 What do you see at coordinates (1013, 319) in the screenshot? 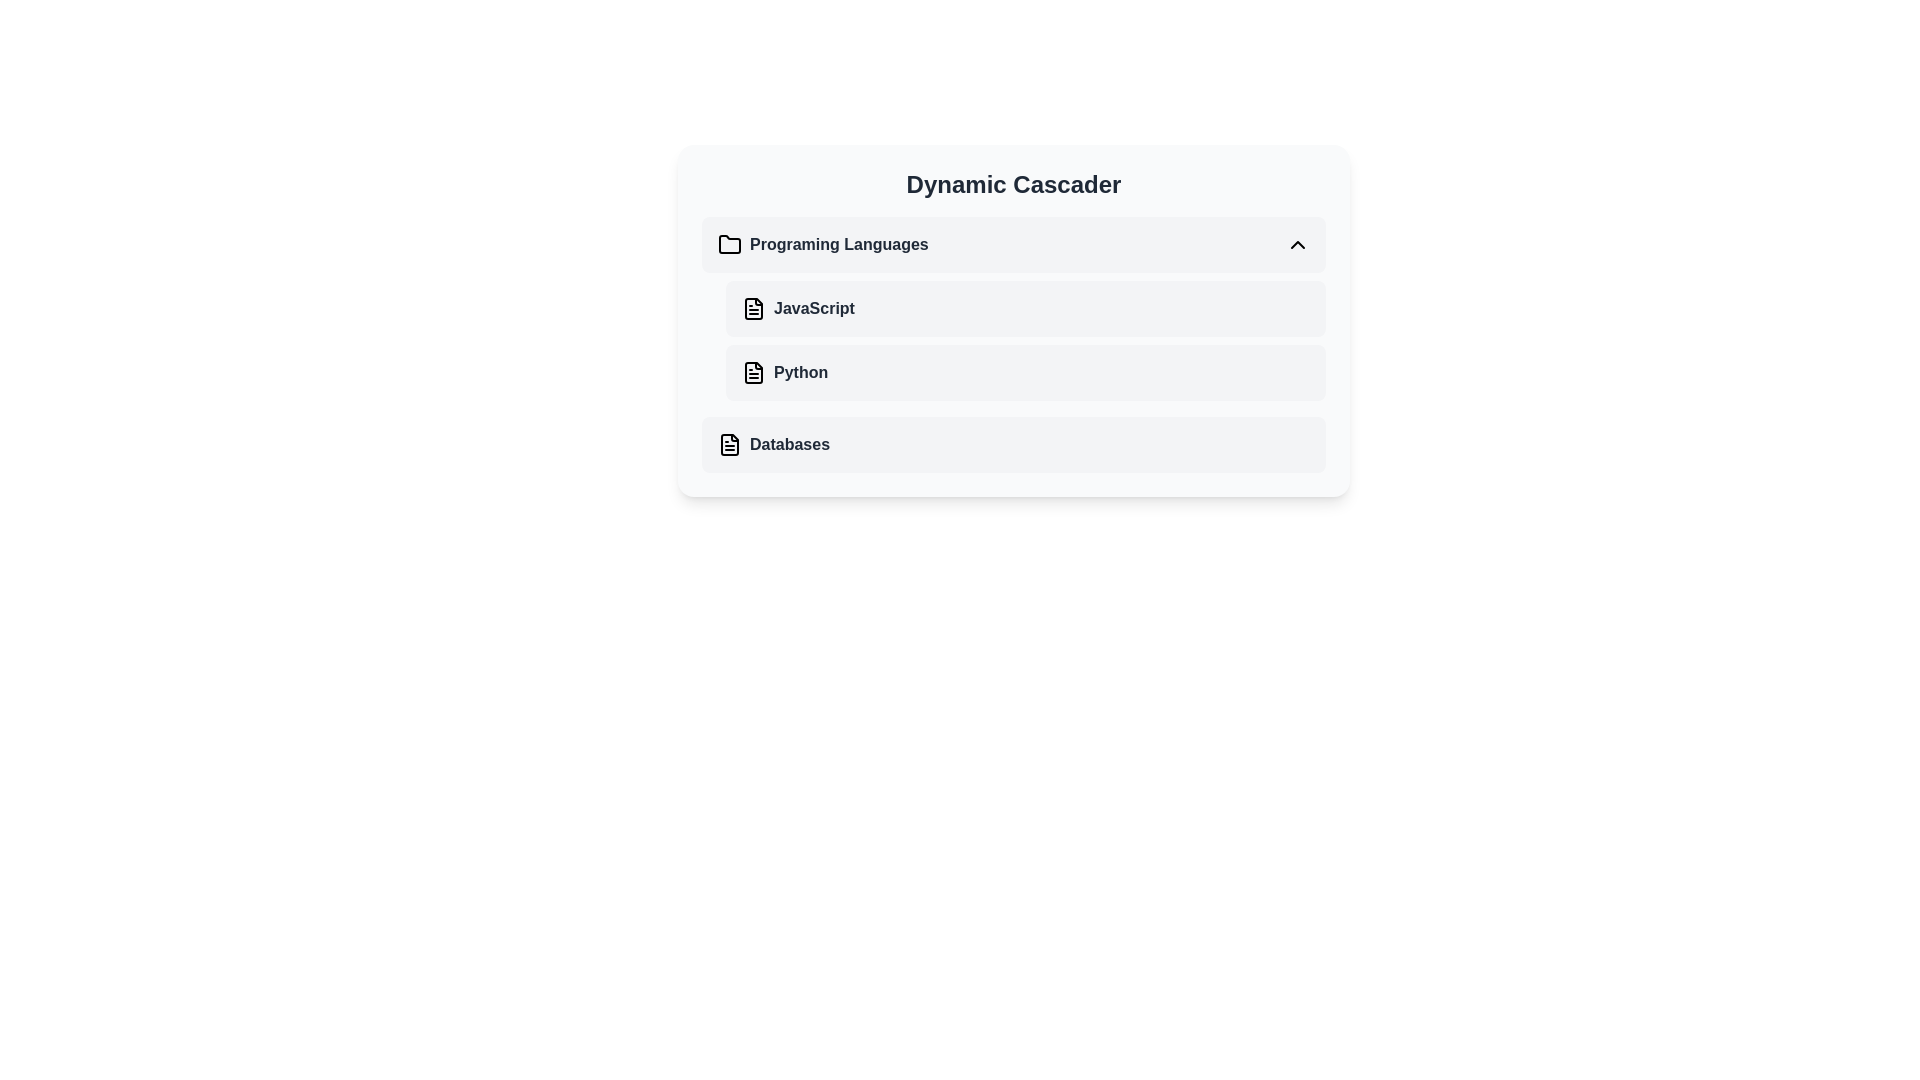
I see `the option 'JavaScript' within the 'Dynamic Cascader' dropdown menu, which is the second item under 'Programming Languages'` at bounding box center [1013, 319].